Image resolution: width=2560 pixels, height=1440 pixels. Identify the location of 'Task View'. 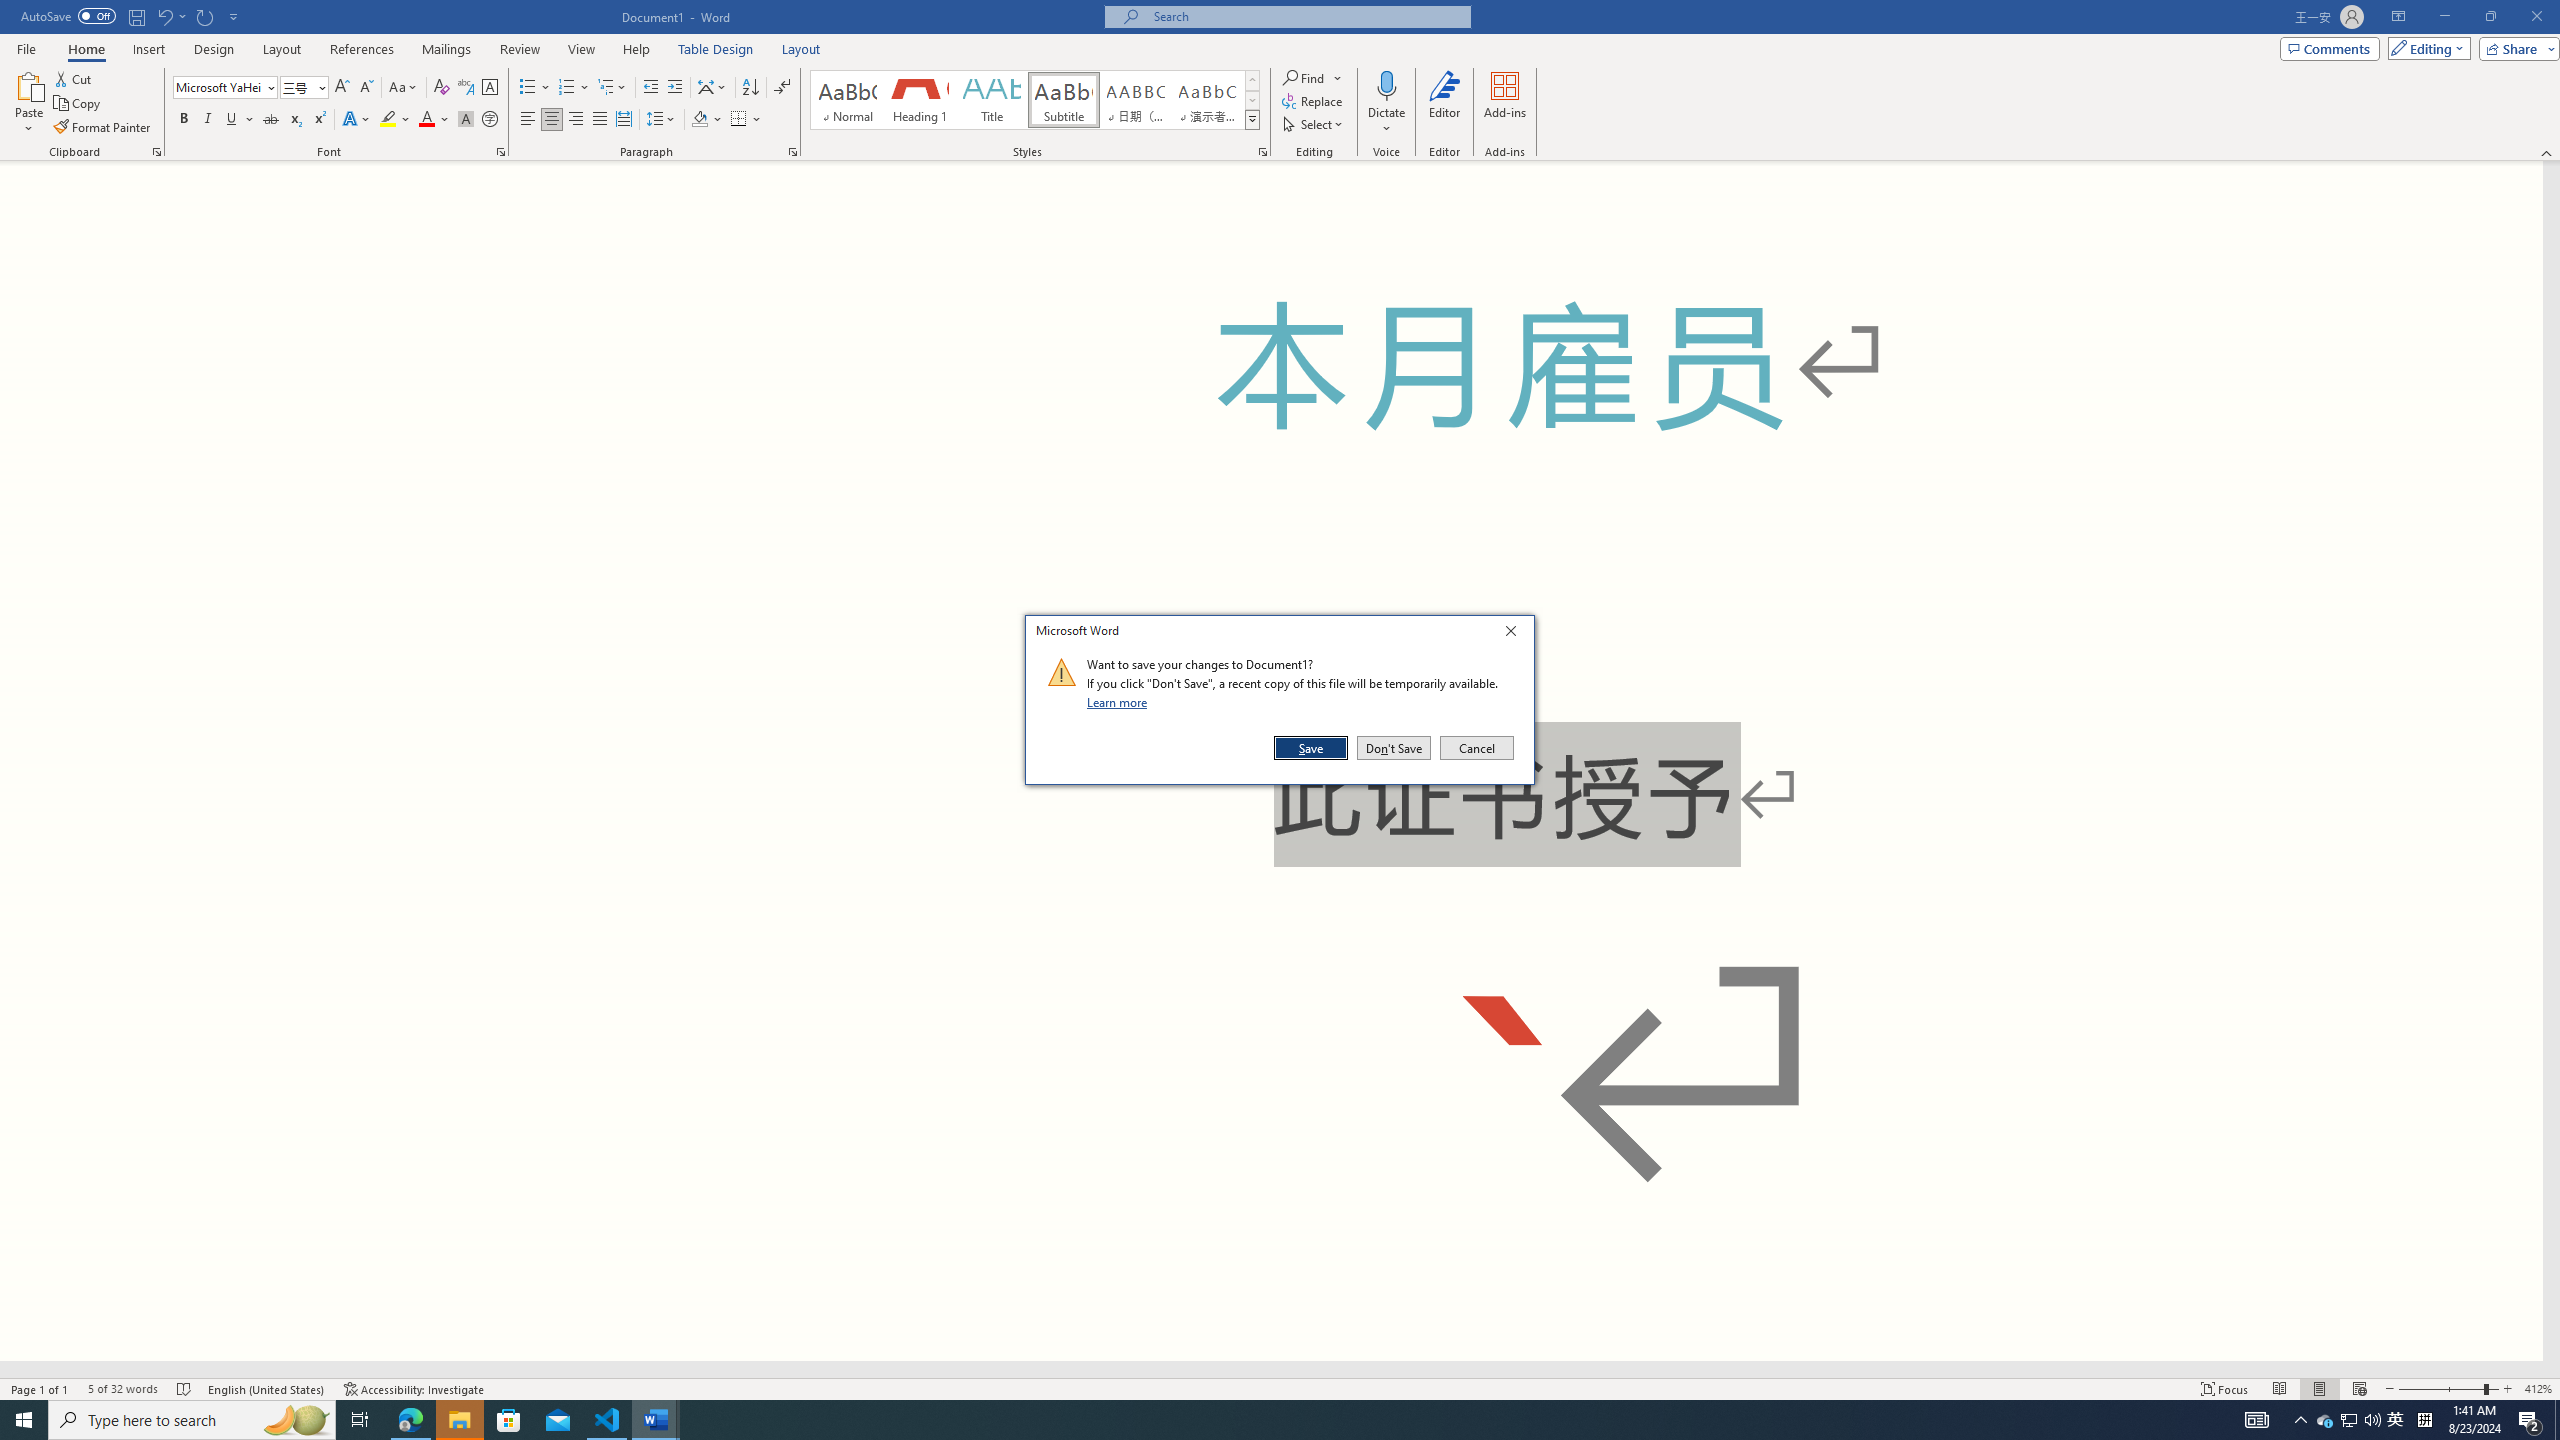
(358, 1418).